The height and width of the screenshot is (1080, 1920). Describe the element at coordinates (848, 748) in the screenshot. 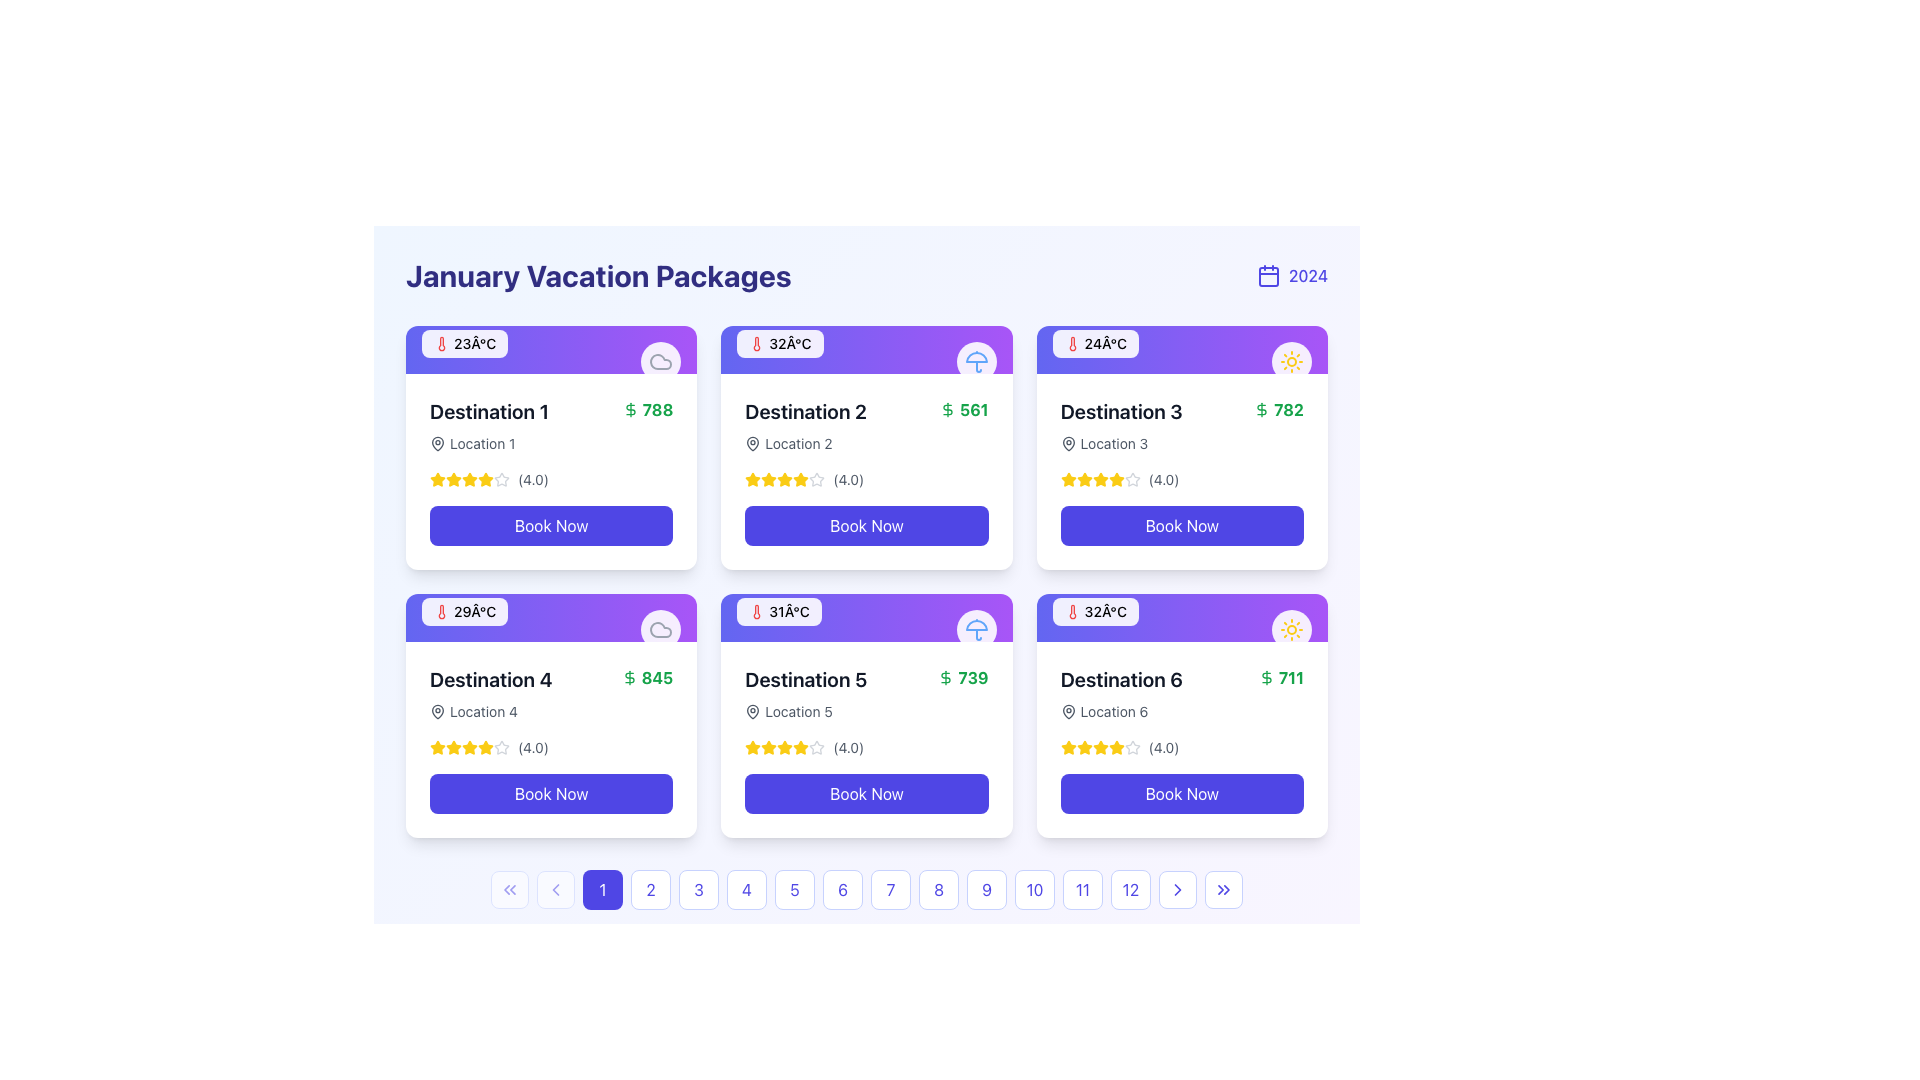

I see `text content of the text label displaying '(4.0)' next to the star rating for the fifth vacation package (Destination 5)` at that location.